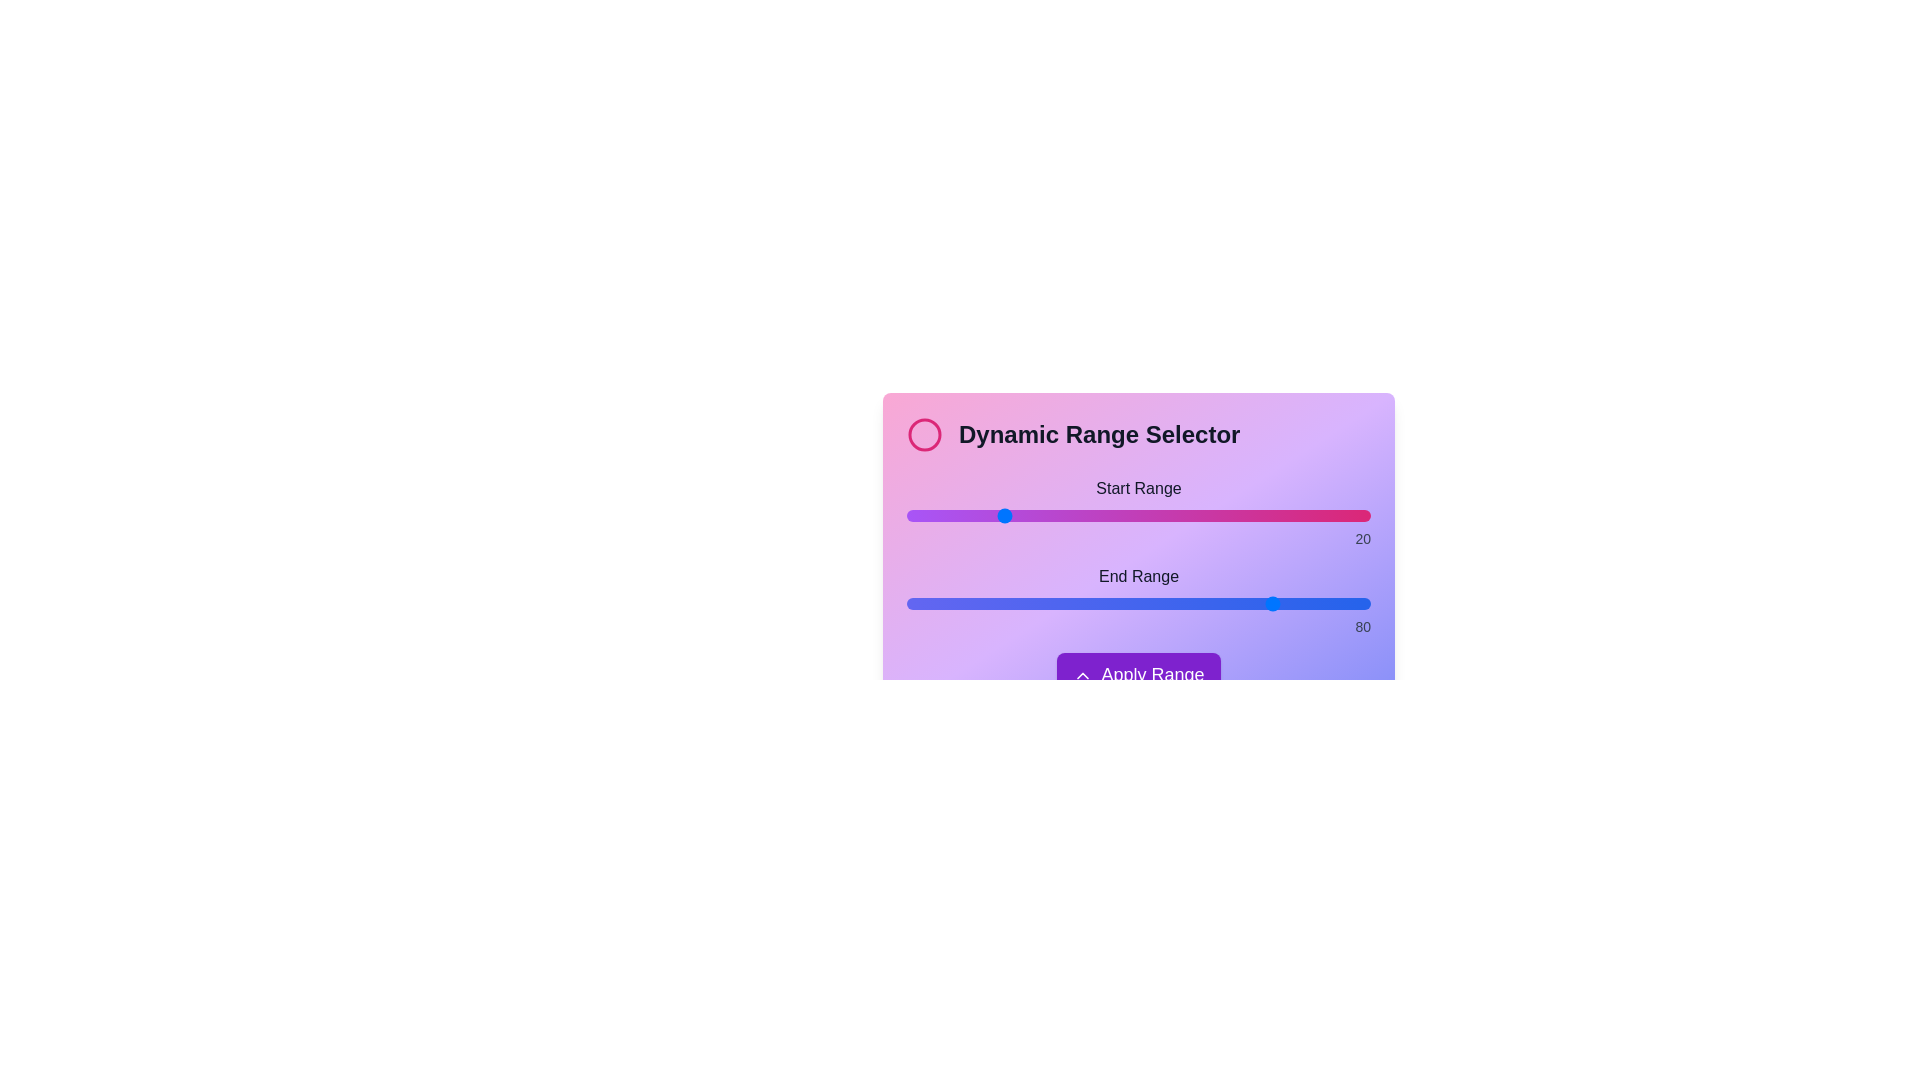  I want to click on the start range slider to 27 by dragging the slider to the desired position, so click(1032, 515).